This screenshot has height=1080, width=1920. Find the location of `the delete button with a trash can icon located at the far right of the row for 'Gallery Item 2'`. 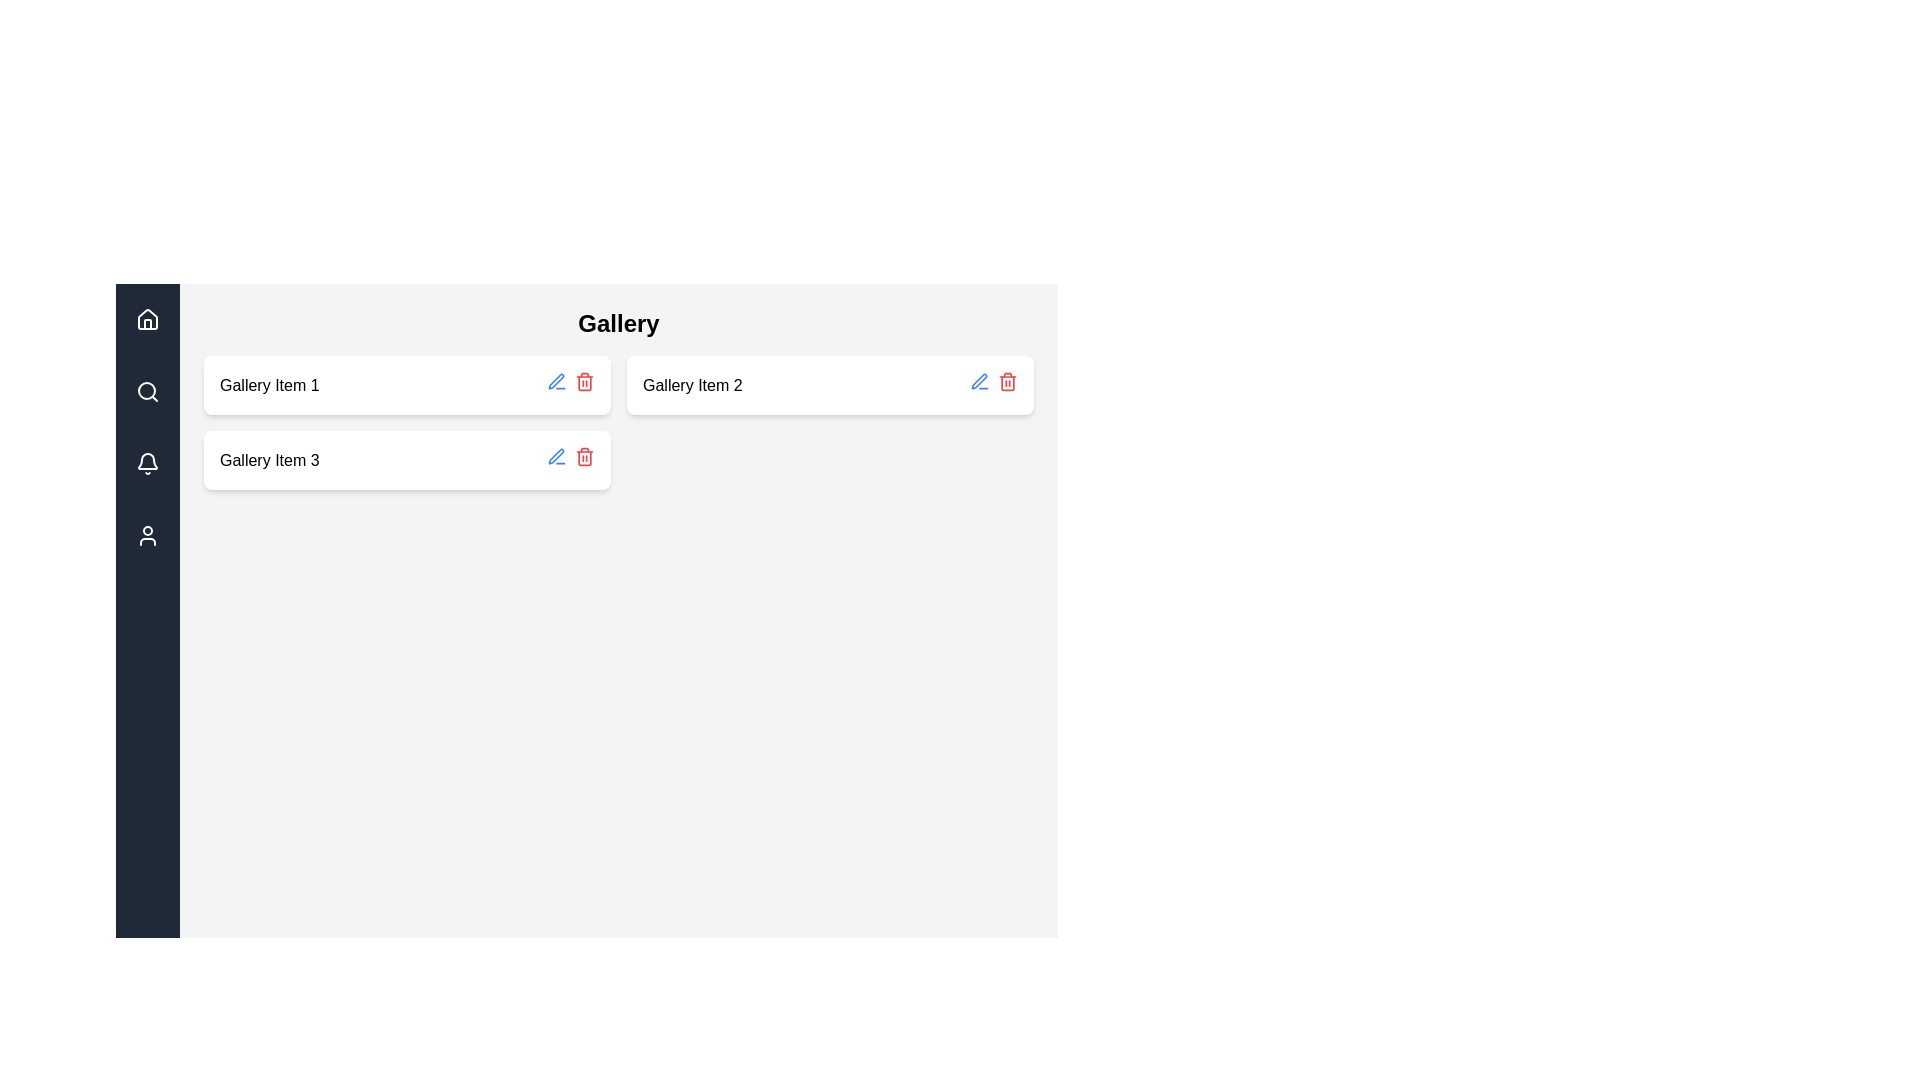

the delete button with a trash can icon located at the far right of the row for 'Gallery Item 2' is located at coordinates (1008, 381).